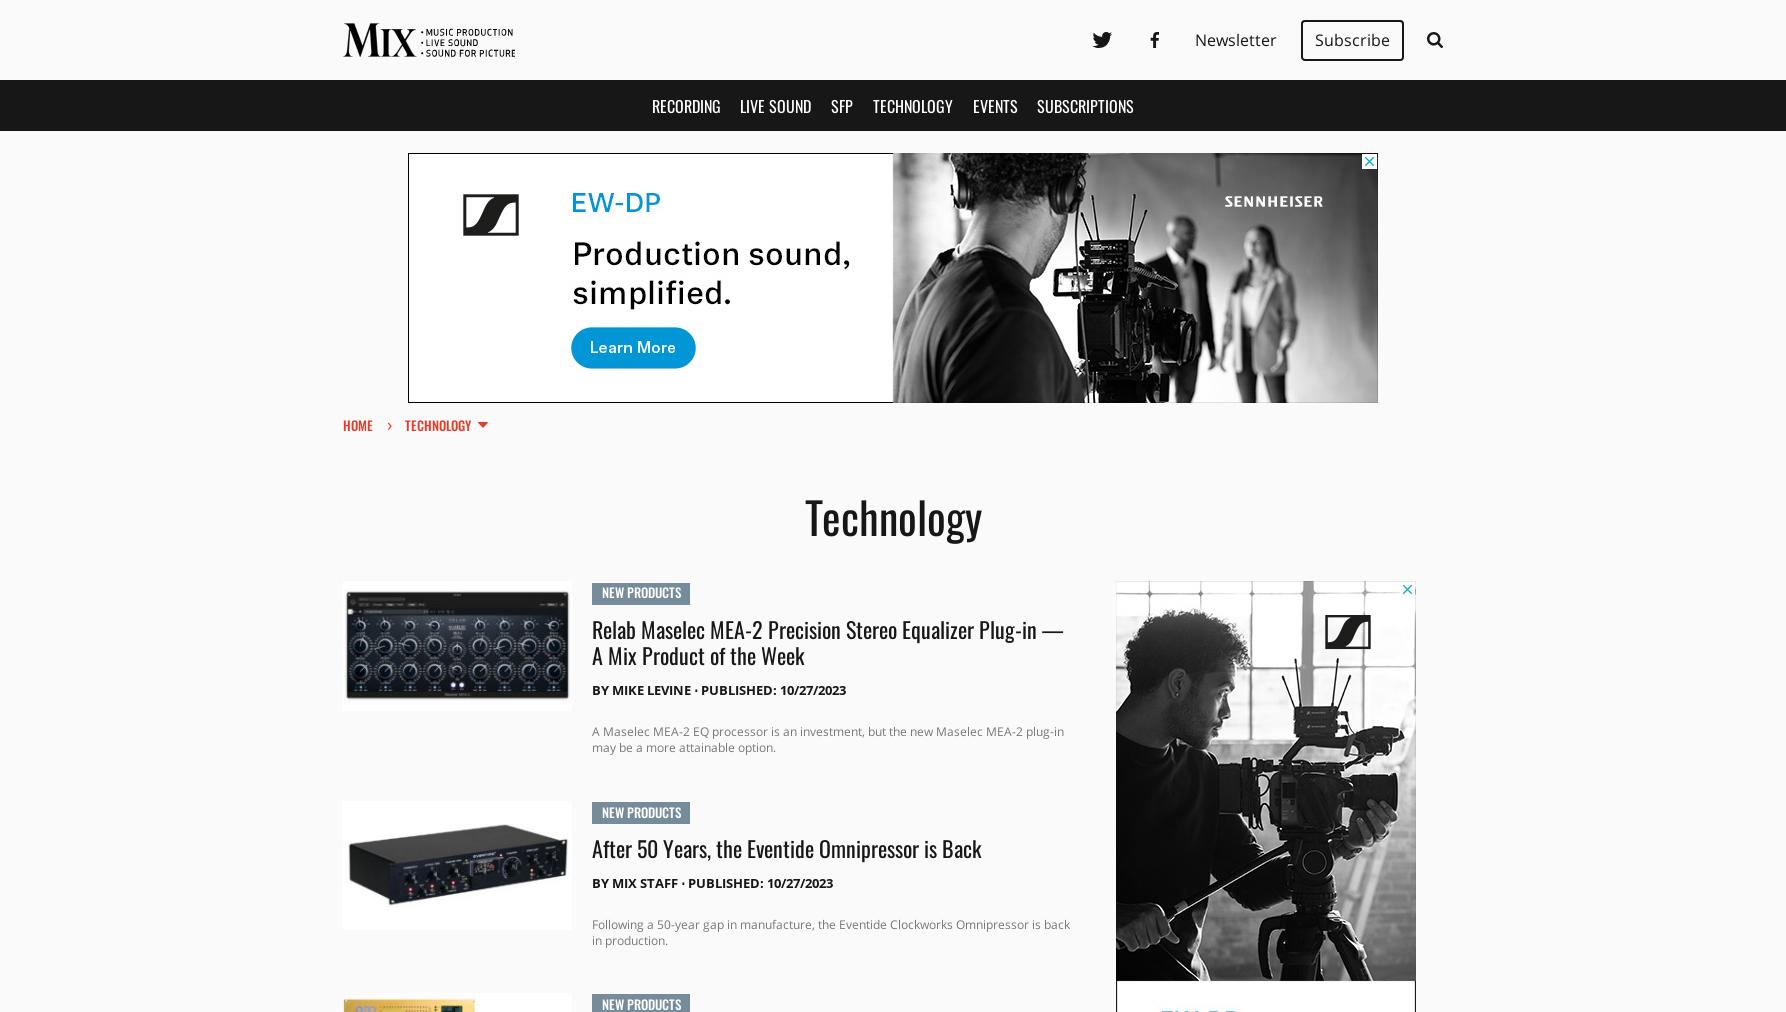 This screenshot has height=1012, width=1786. What do you see at coordinates (828, 931) in the screenshot?
I see `'Following a 50-year gap in manufacture, the Eventide Clockworks Omnipressor is back in production.'` at bounding box center [828, 931].